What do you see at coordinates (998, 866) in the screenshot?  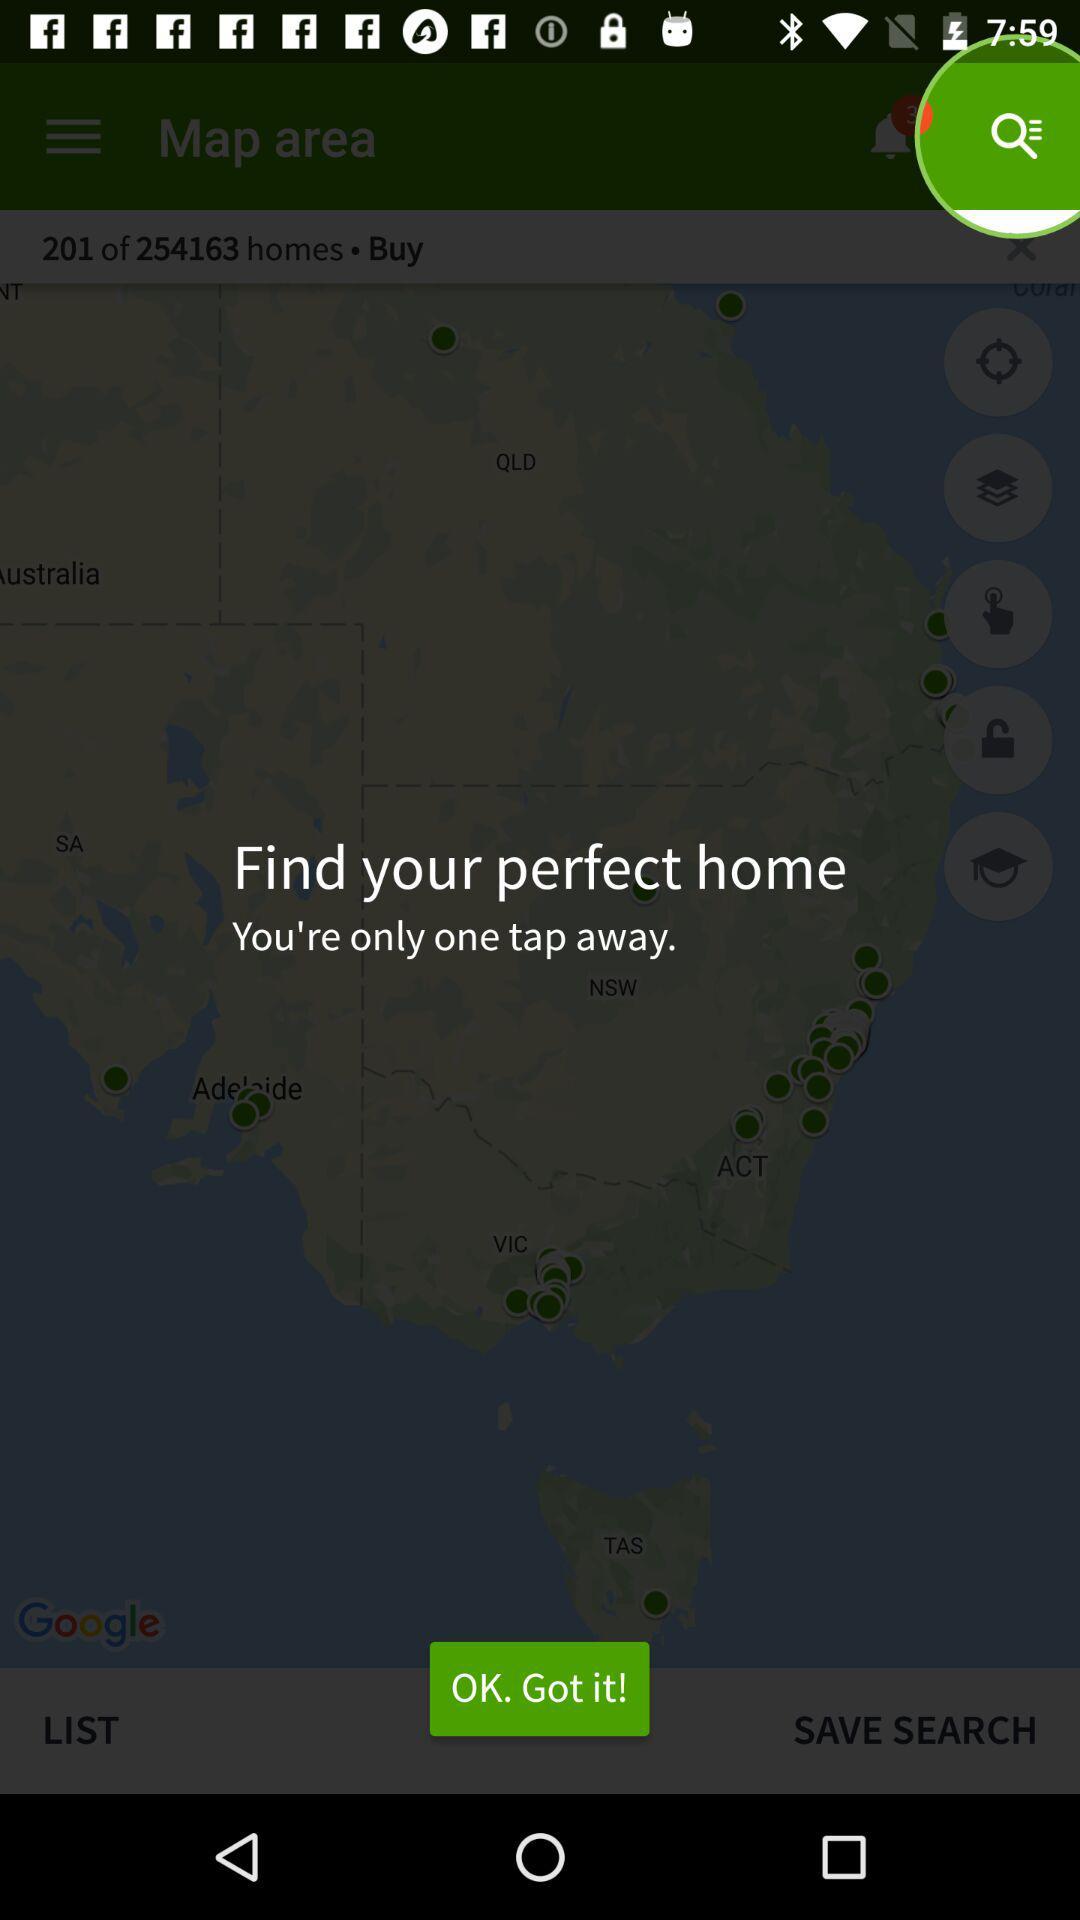 I see `the item to the right of the find your perfect` at bounding box center [998, 866].